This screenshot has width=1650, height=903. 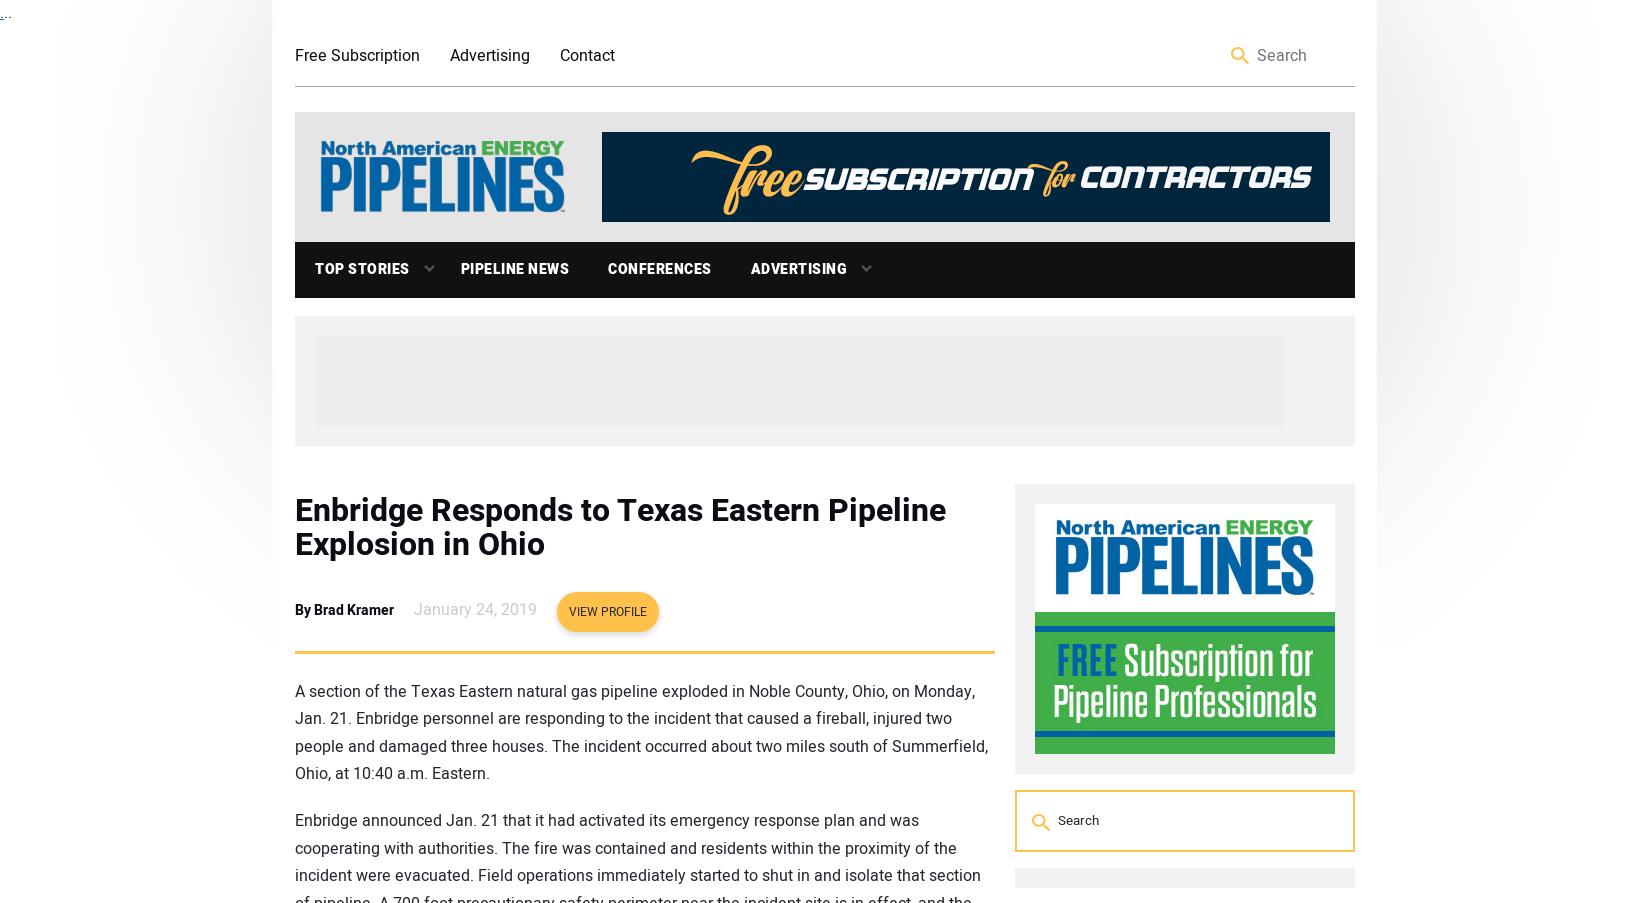 What do you see at coordinates (295, 526) in the screenshot?
I see `'Enbridge Responds to Texas Eastern Pipeline Explosion in Ohio'` at bounding box center [295, 526].